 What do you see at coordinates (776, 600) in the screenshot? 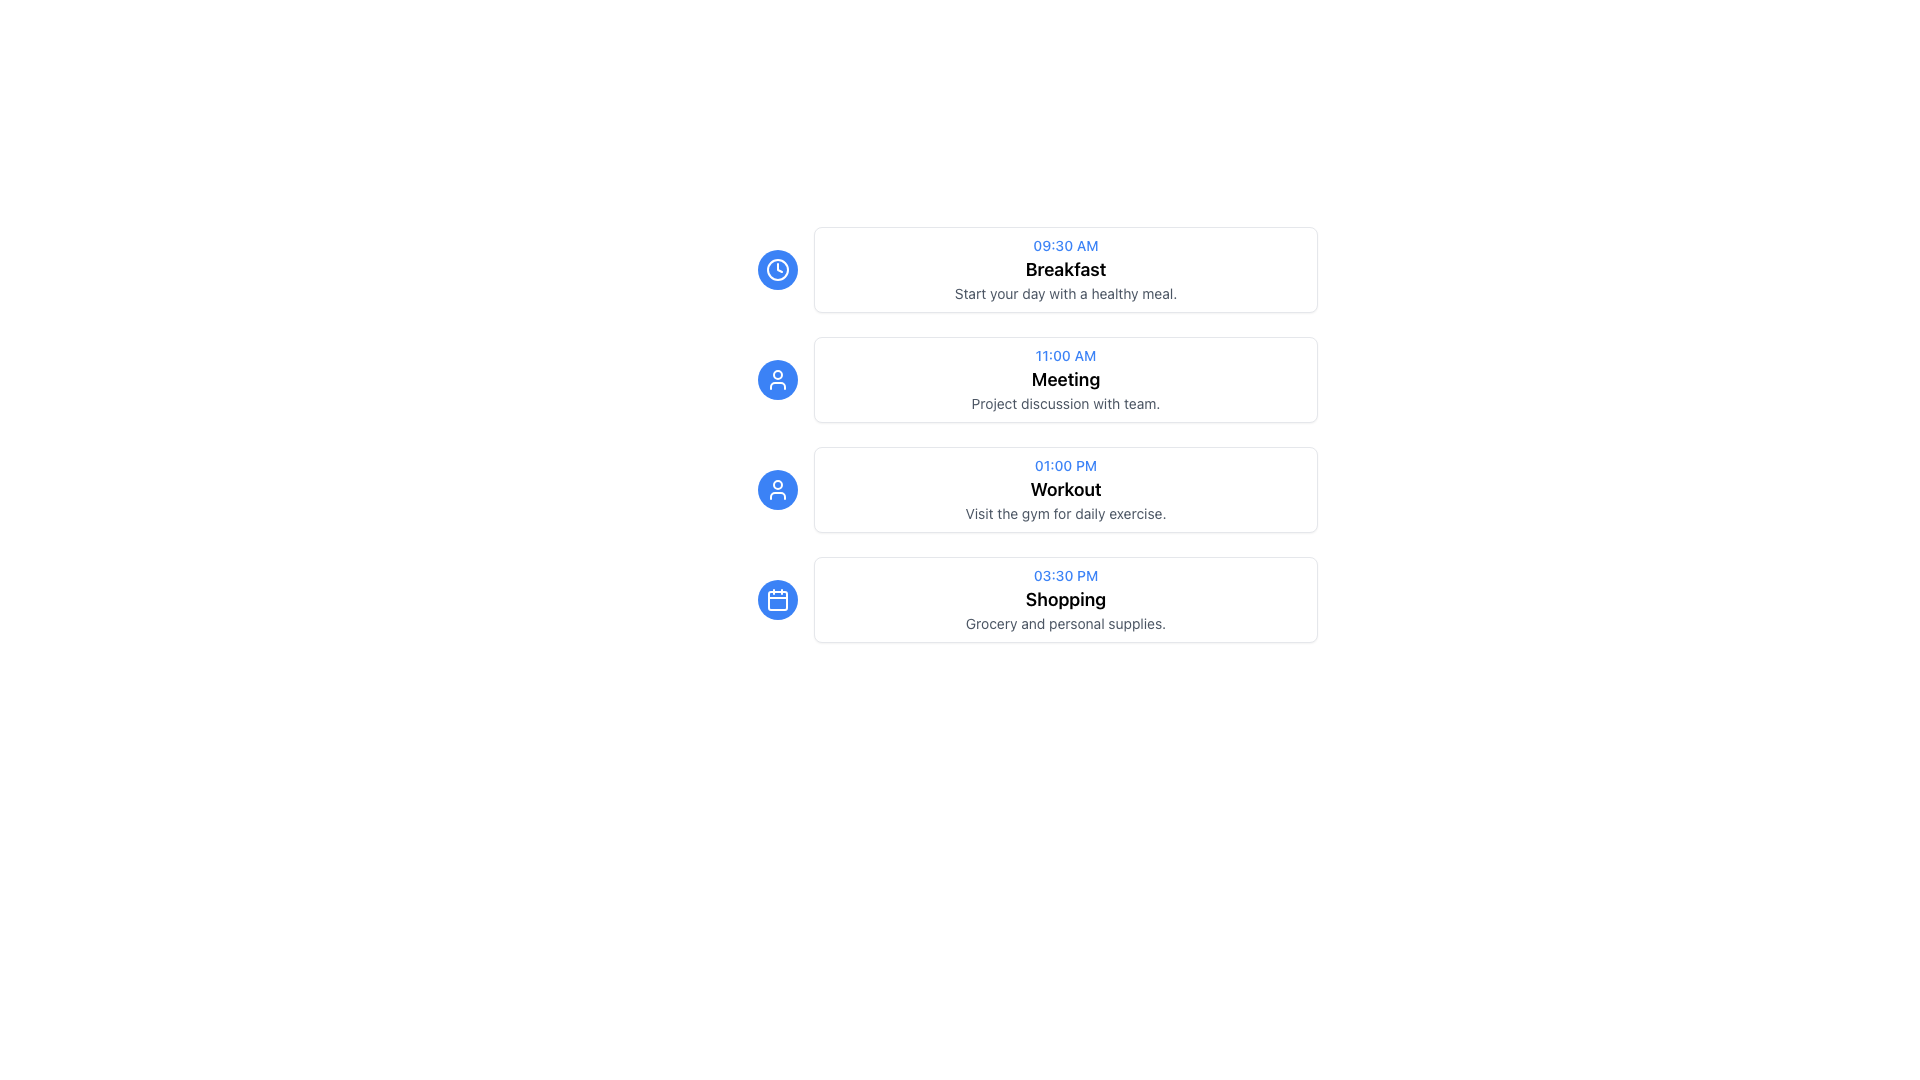
I see `the blue calendar icon with rounded corners, which is the last icon in a vertical sequence on the left of scheduled events` at bounding box center [776, 600].